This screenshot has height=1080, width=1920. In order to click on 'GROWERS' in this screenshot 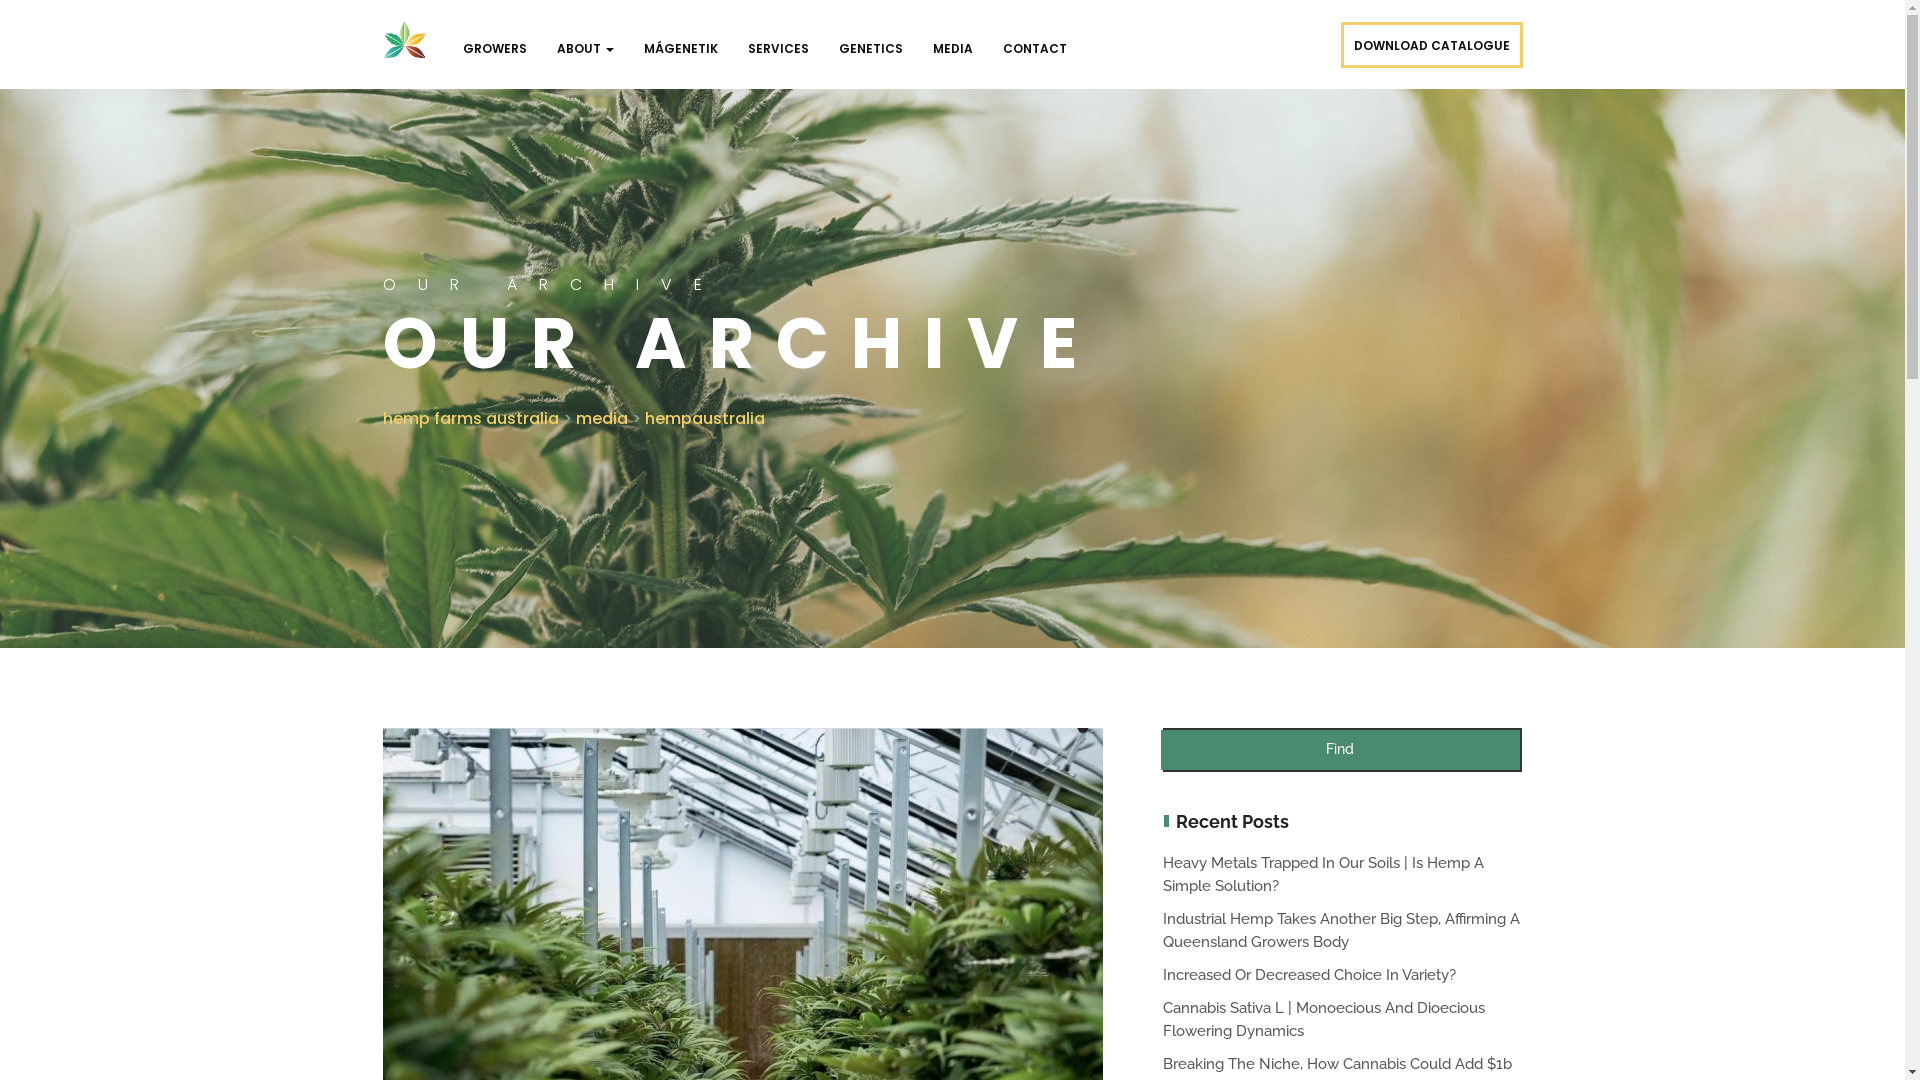, I will do `click(456, 48)`.